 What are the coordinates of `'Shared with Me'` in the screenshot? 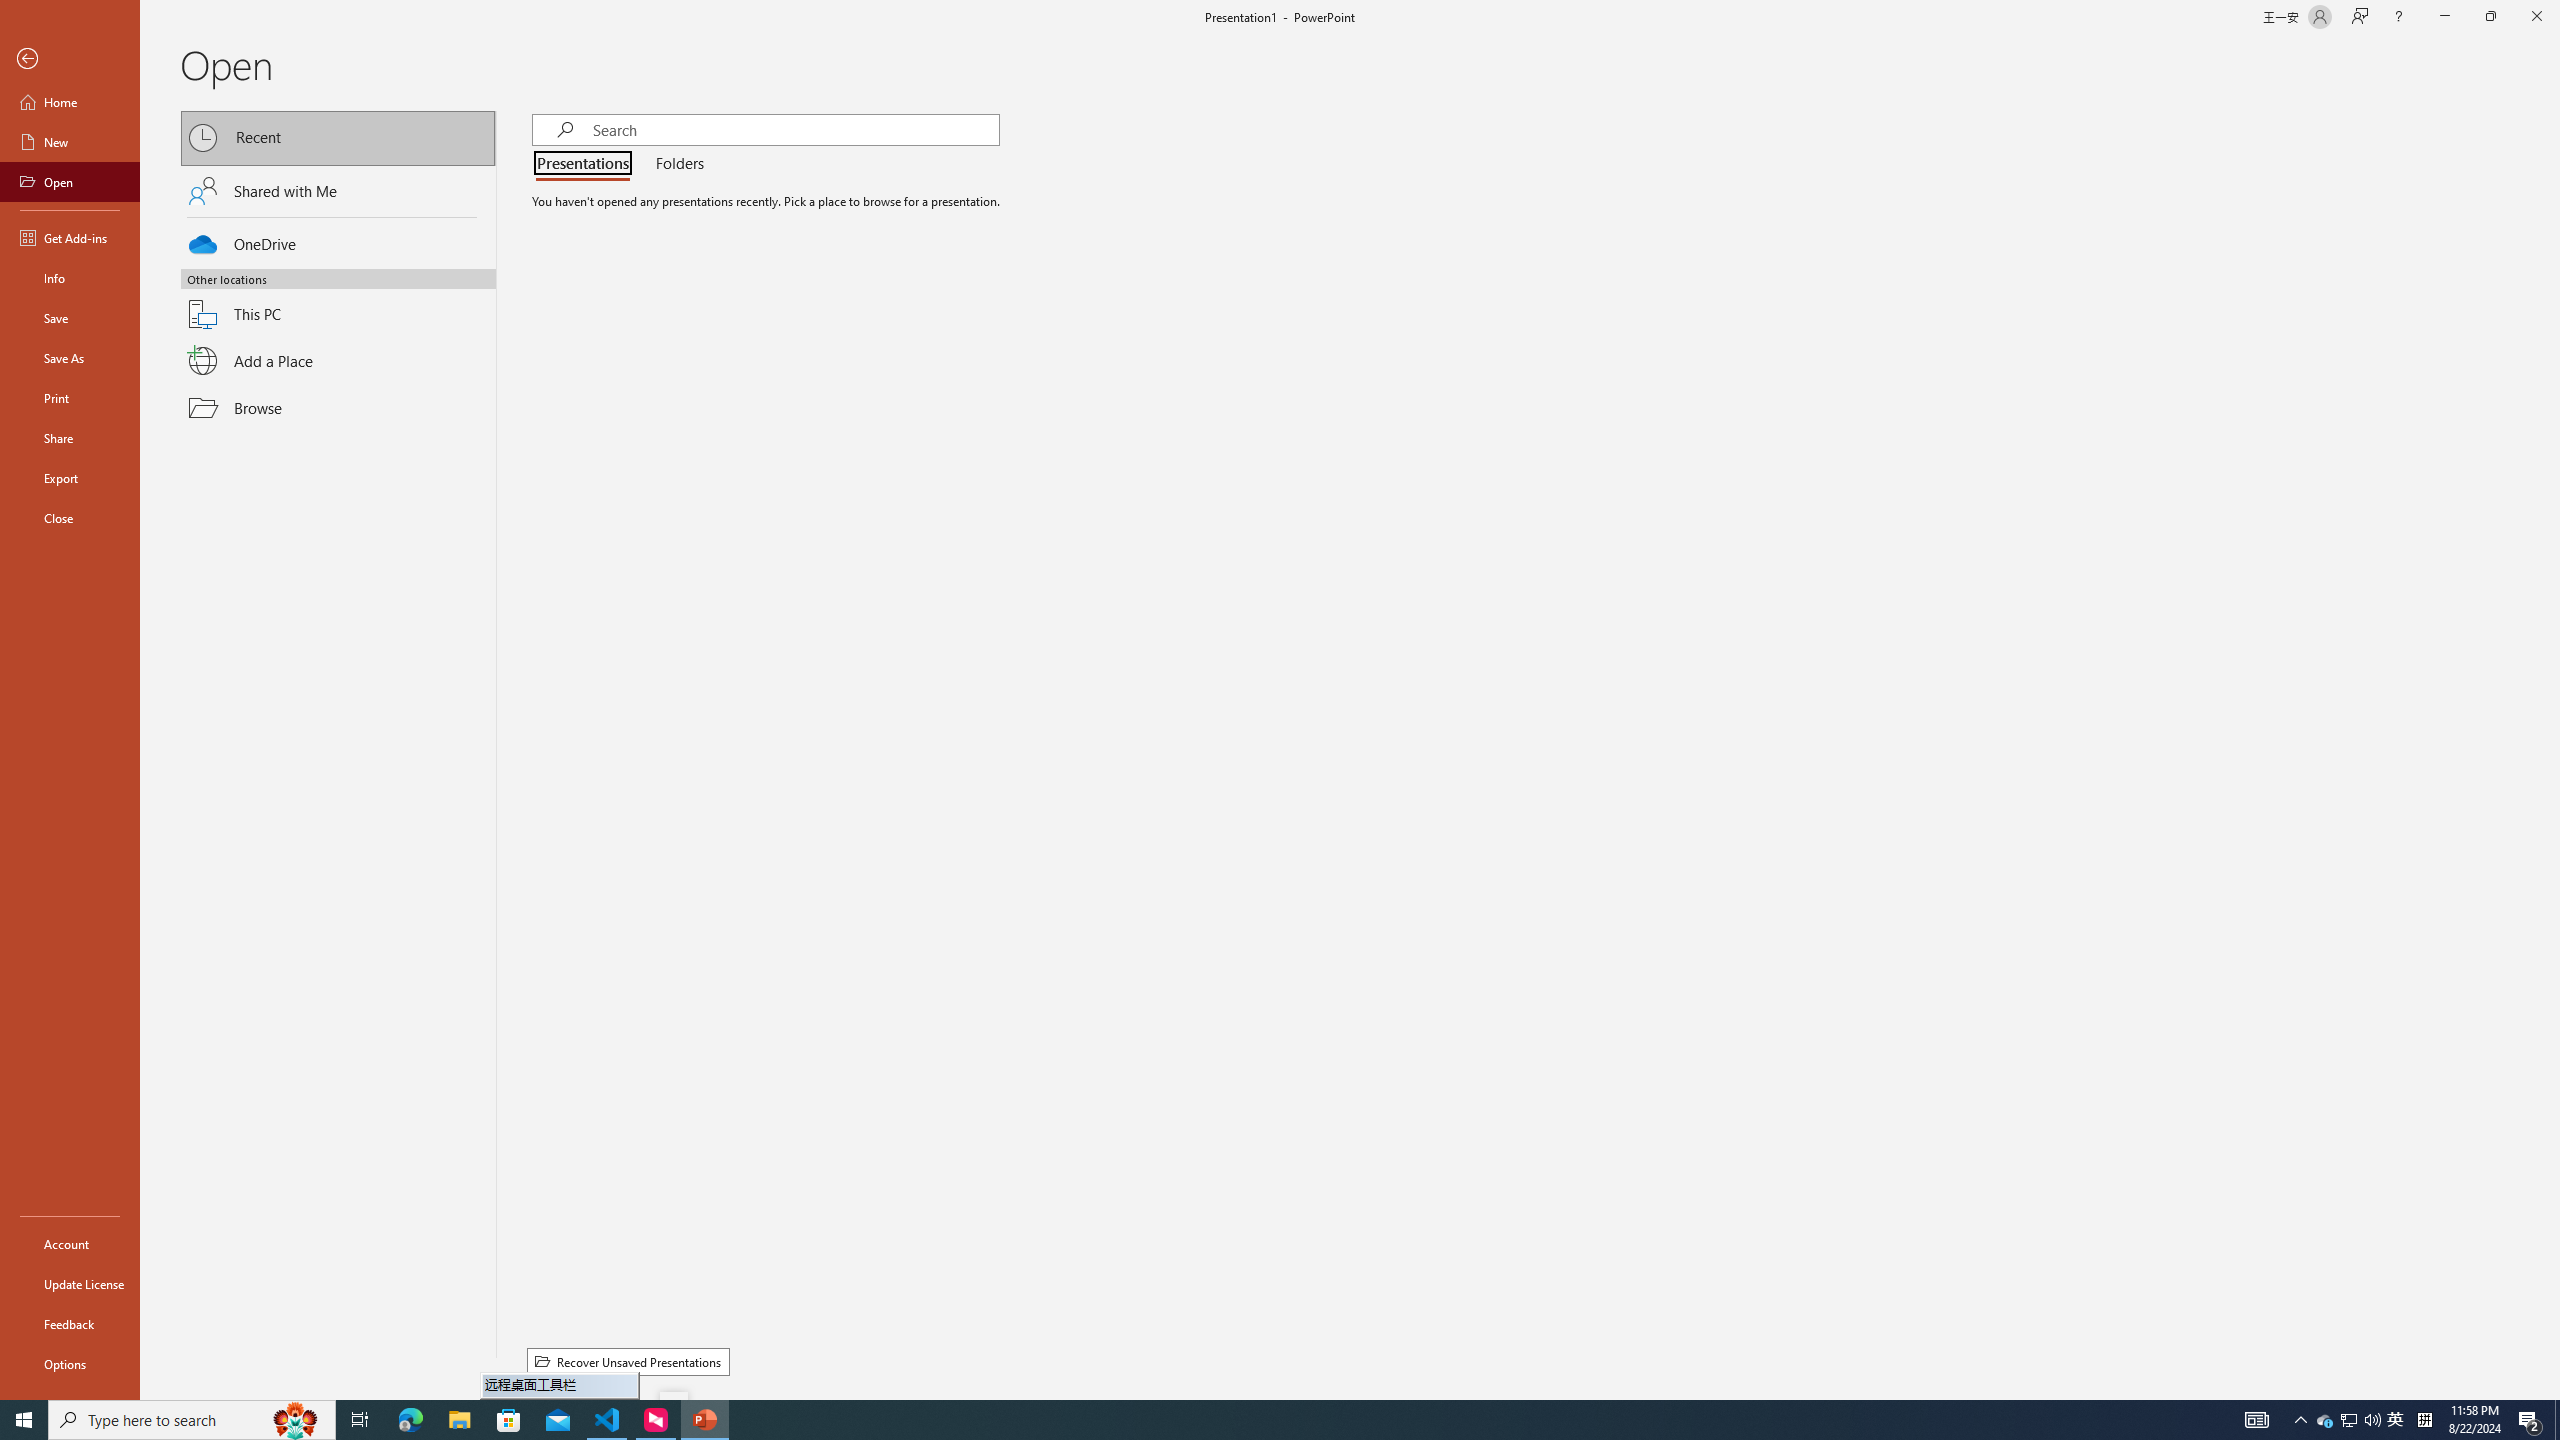 It's located at (338, 189).